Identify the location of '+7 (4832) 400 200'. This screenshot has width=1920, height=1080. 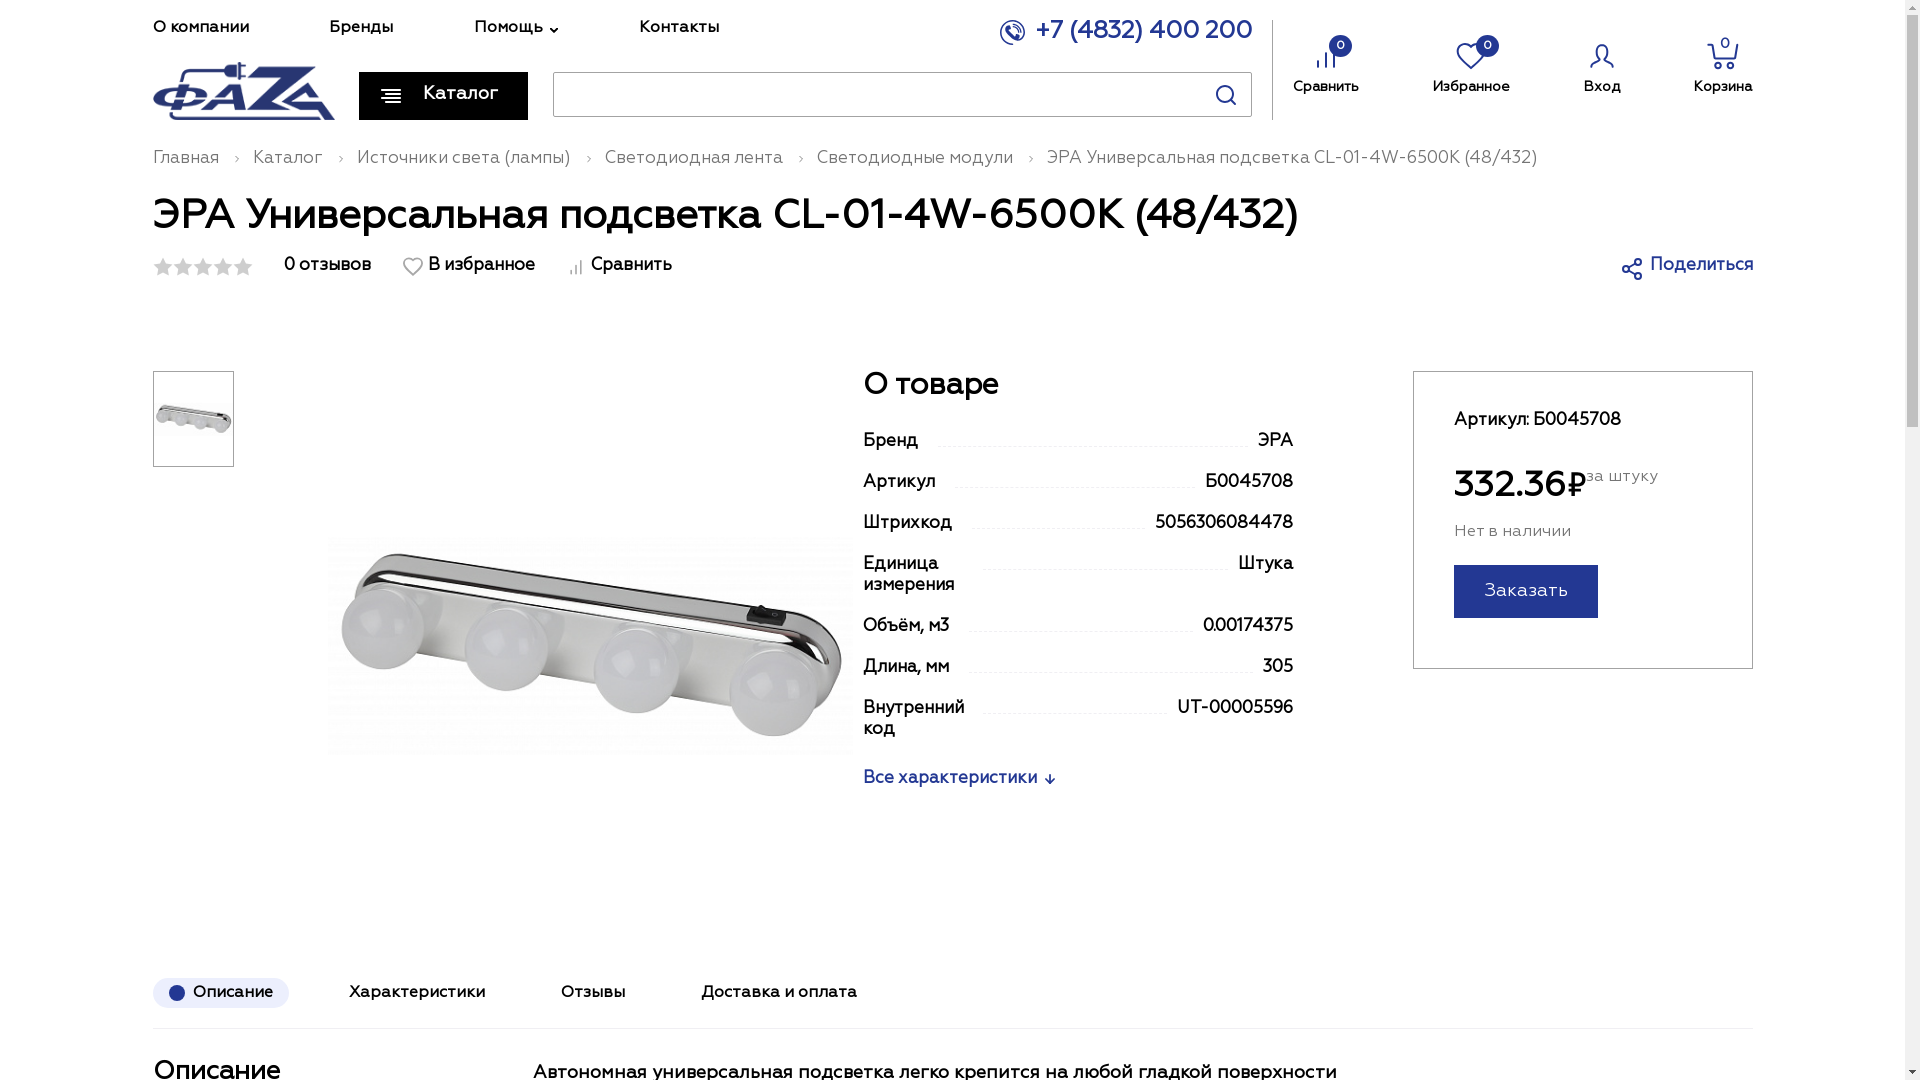
(1126, 29).